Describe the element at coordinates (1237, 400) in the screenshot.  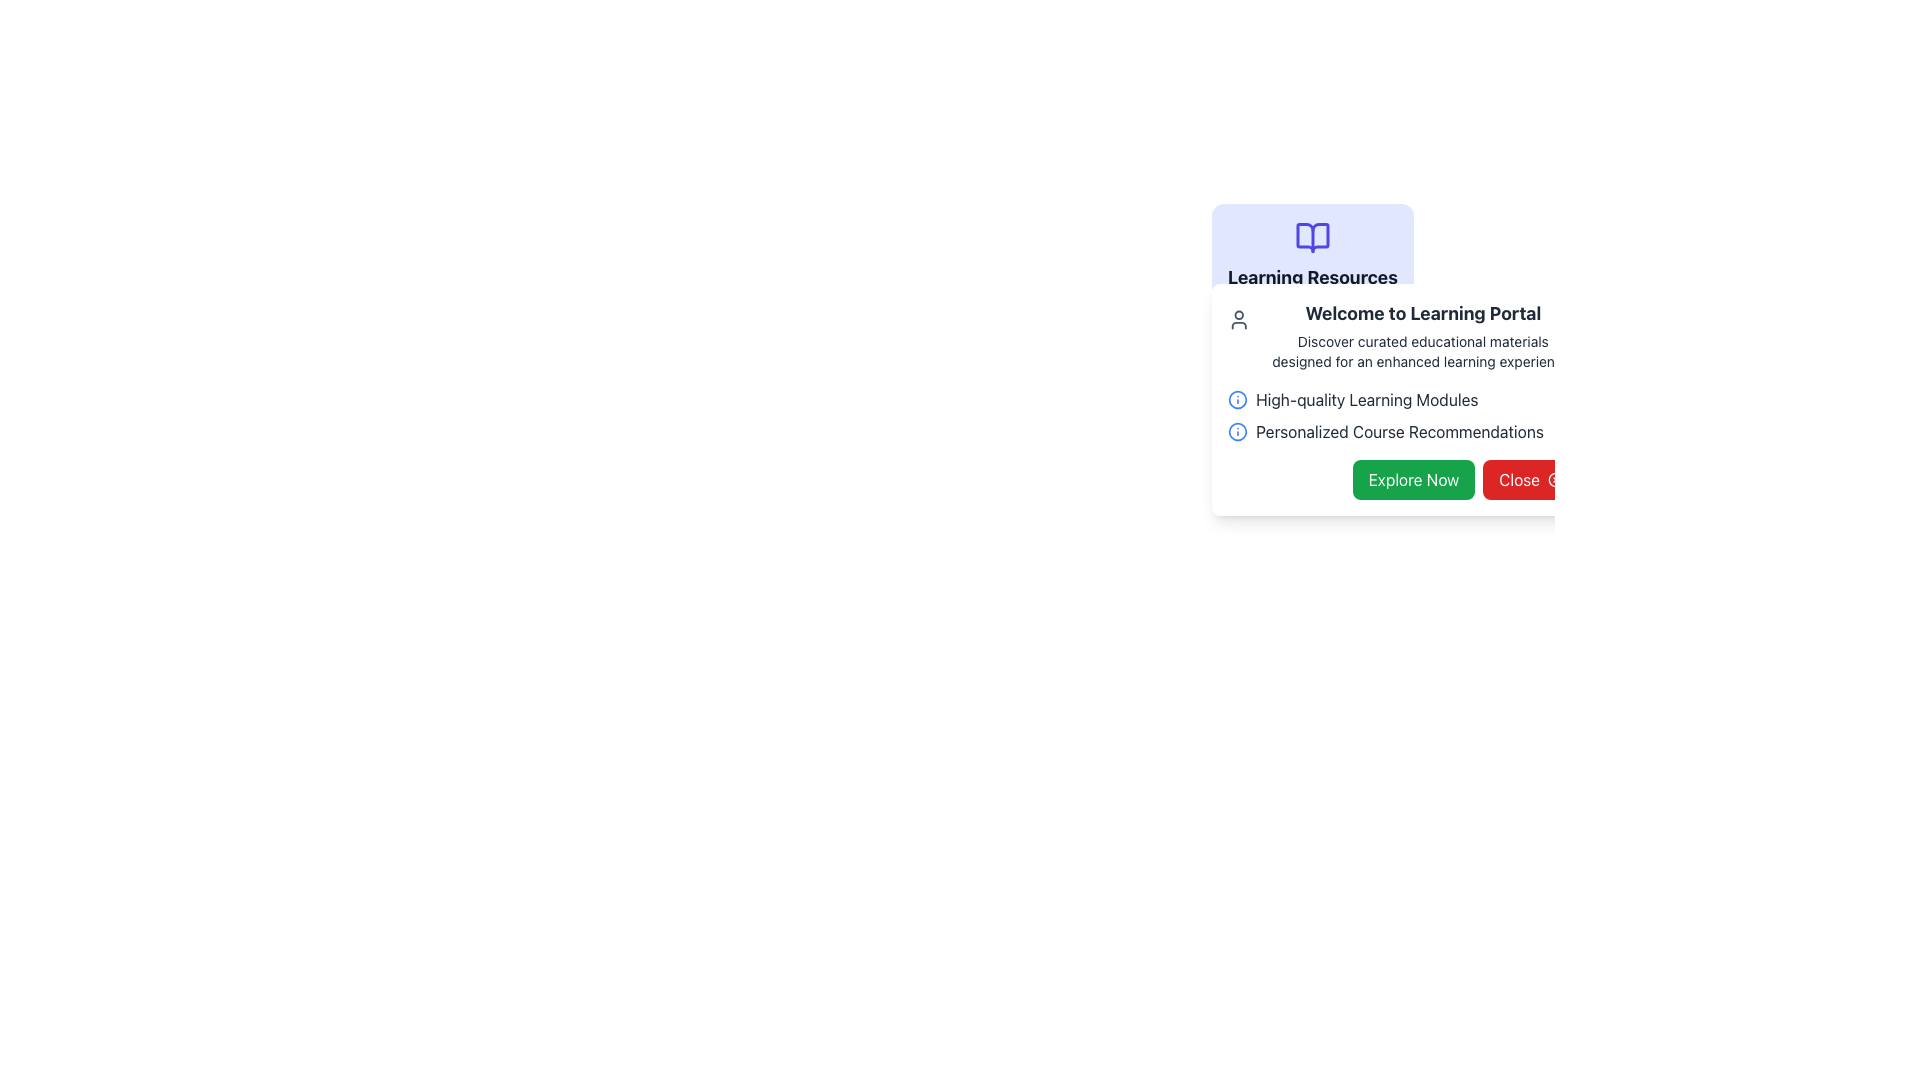
I see `the informational icon located to the left of the label 'High-quality Learning Modules' within the 'Learning Resources' block` at that location.